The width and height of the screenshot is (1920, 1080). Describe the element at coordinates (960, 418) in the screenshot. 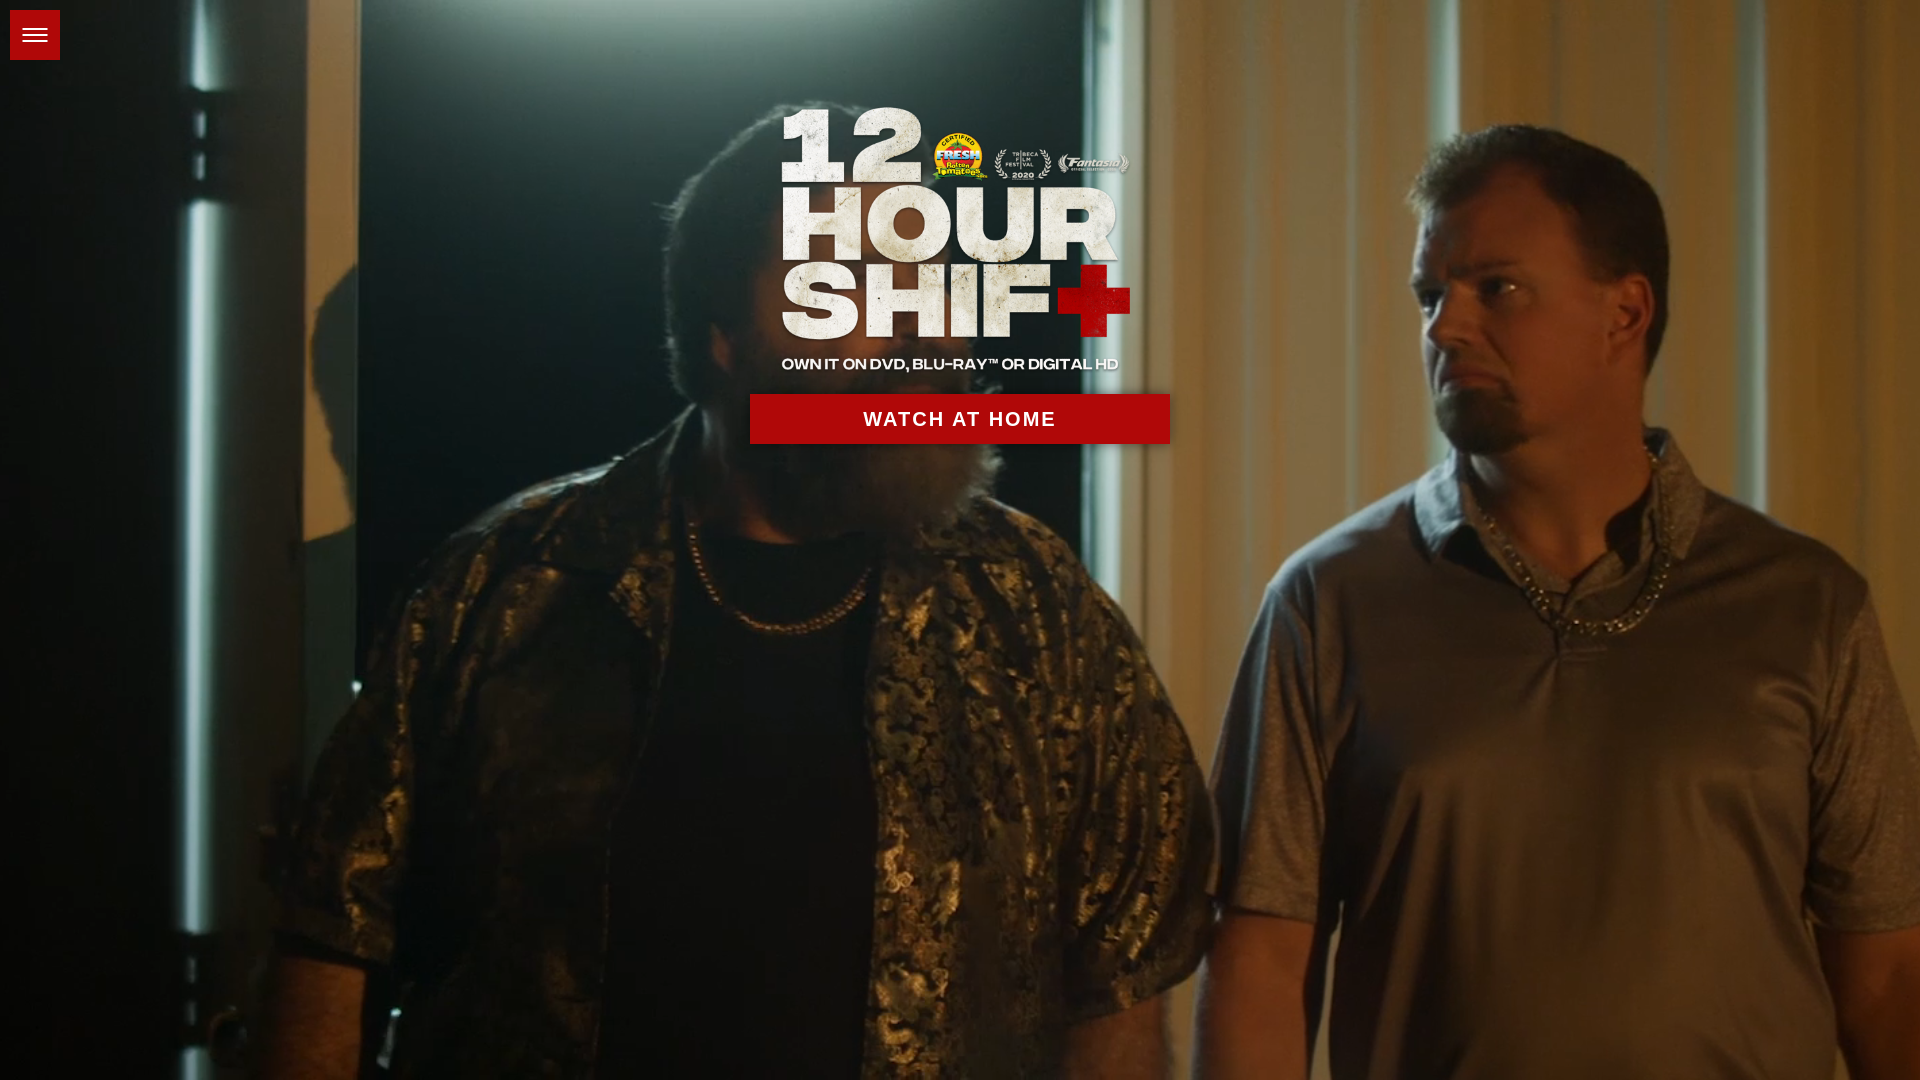

I see `'WATCH AT HOME'` at that location.